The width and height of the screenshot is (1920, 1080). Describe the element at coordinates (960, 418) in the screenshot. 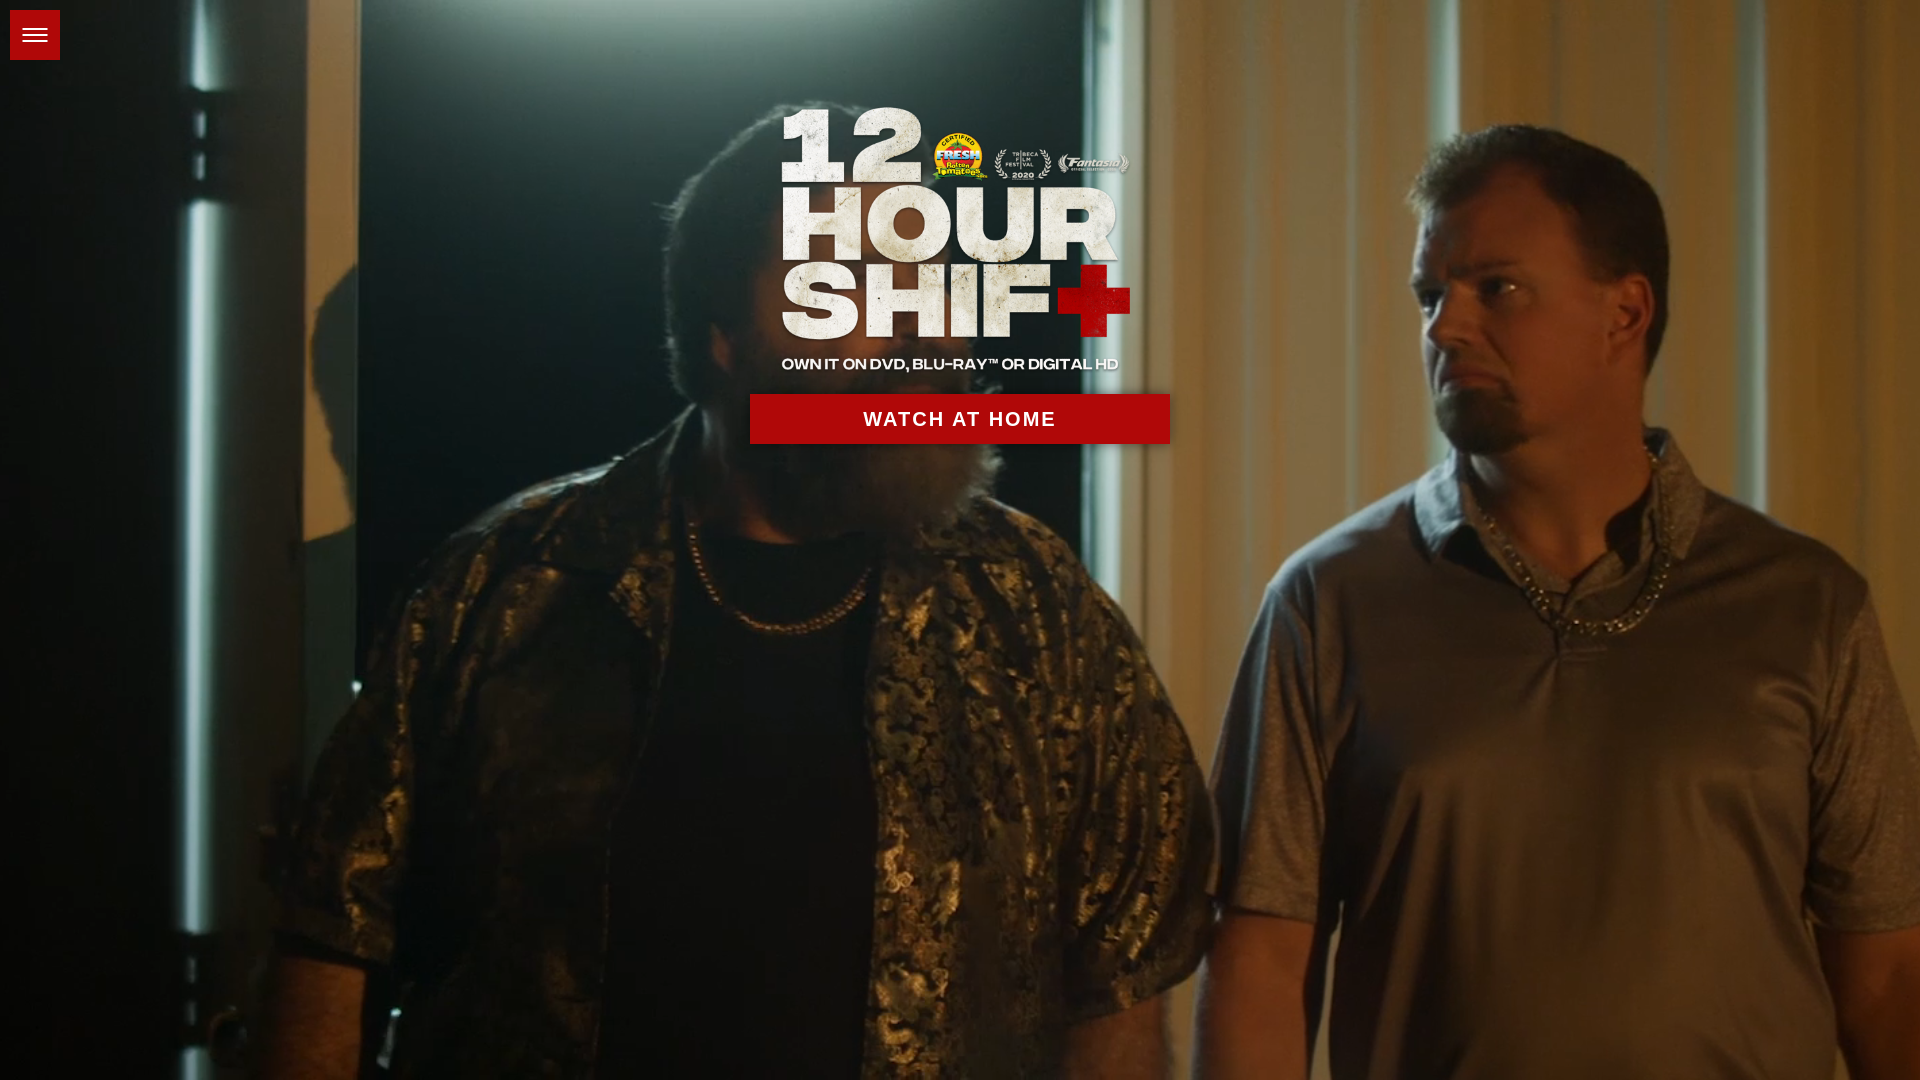

I see `'WATCH AT HOME'` at that location.